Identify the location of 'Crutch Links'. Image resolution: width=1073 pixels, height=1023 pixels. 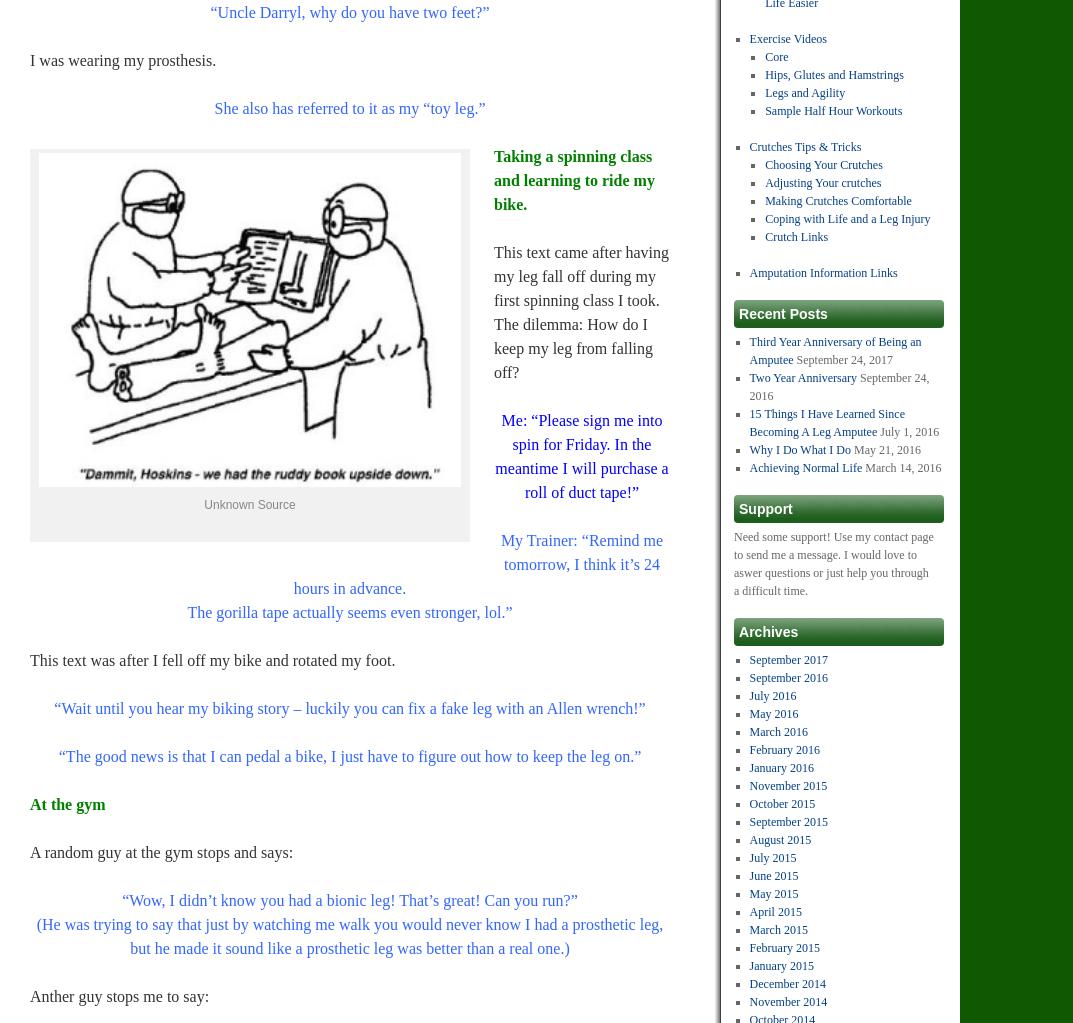
(796, 237).